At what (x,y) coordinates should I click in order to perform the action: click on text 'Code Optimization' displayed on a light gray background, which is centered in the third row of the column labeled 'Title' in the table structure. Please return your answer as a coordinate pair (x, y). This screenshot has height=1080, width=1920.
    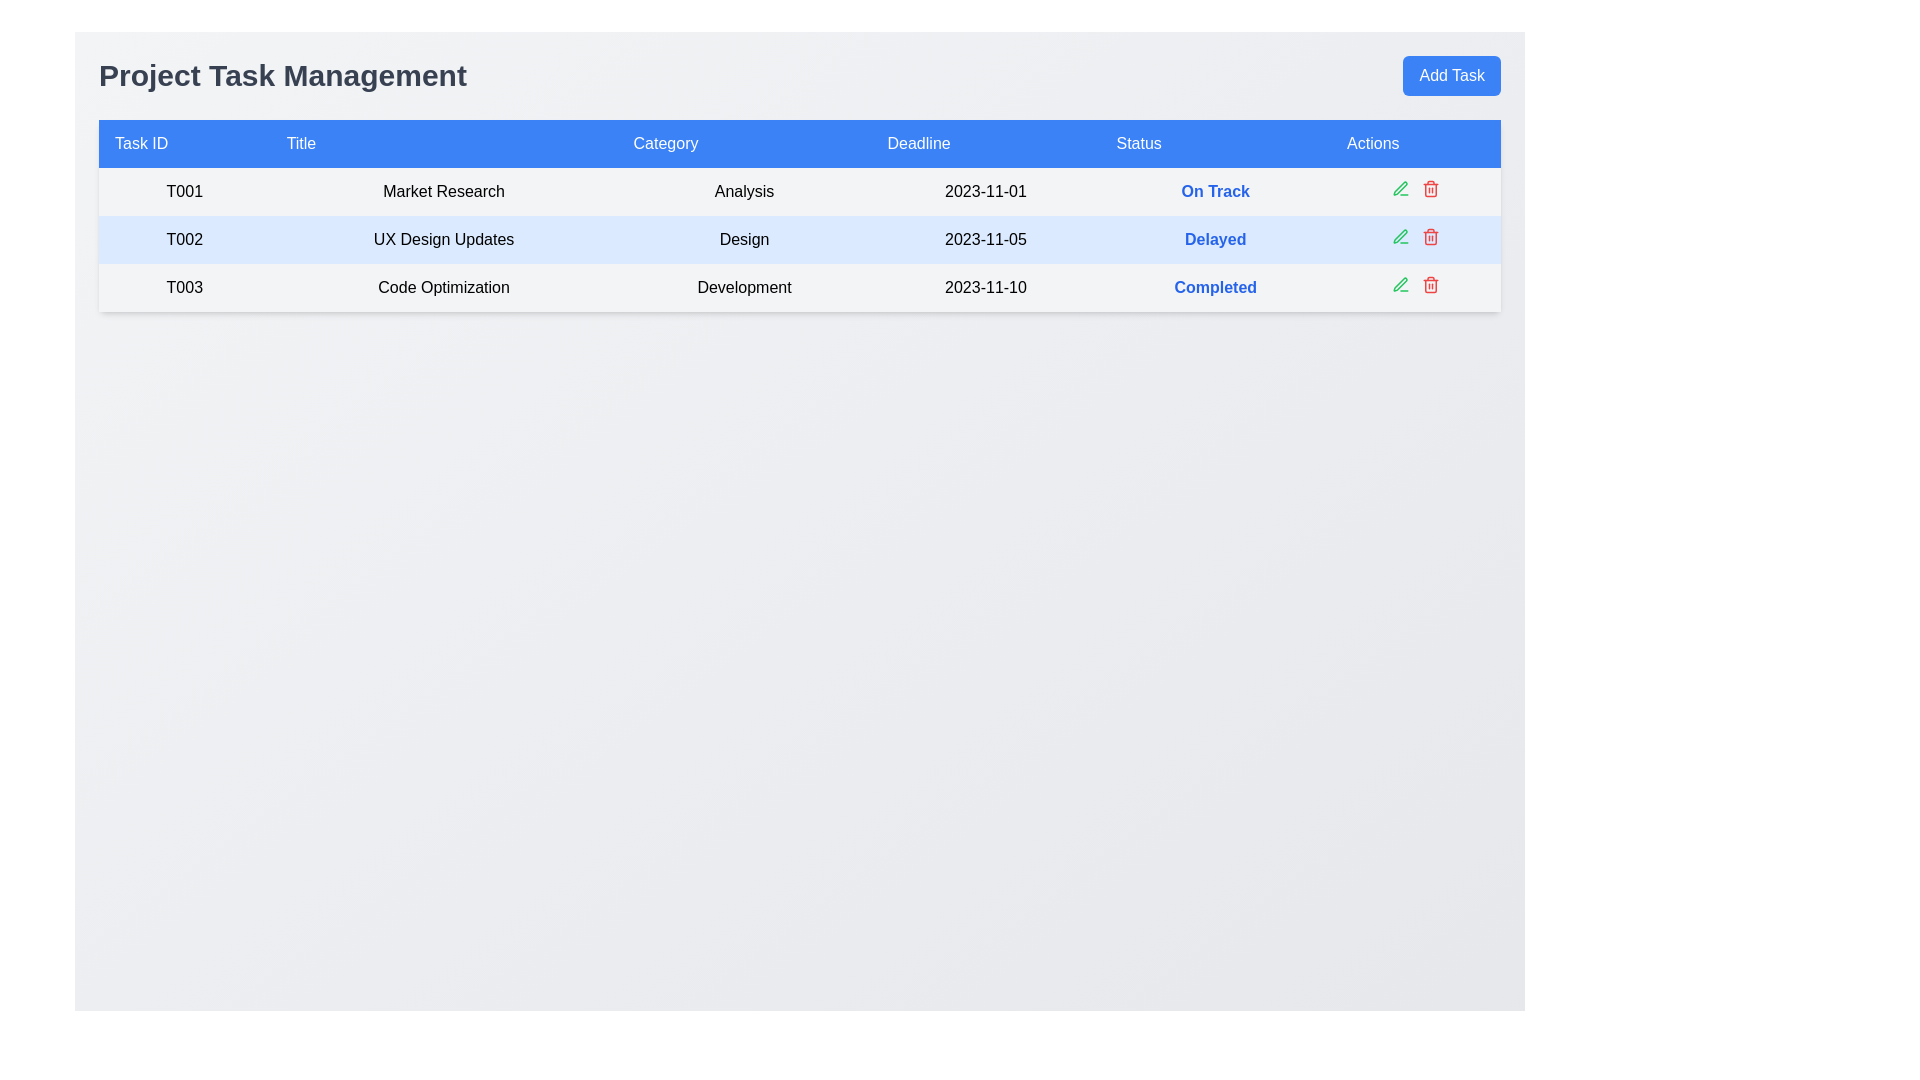
    Looking at the image, I should click on (443, 288).